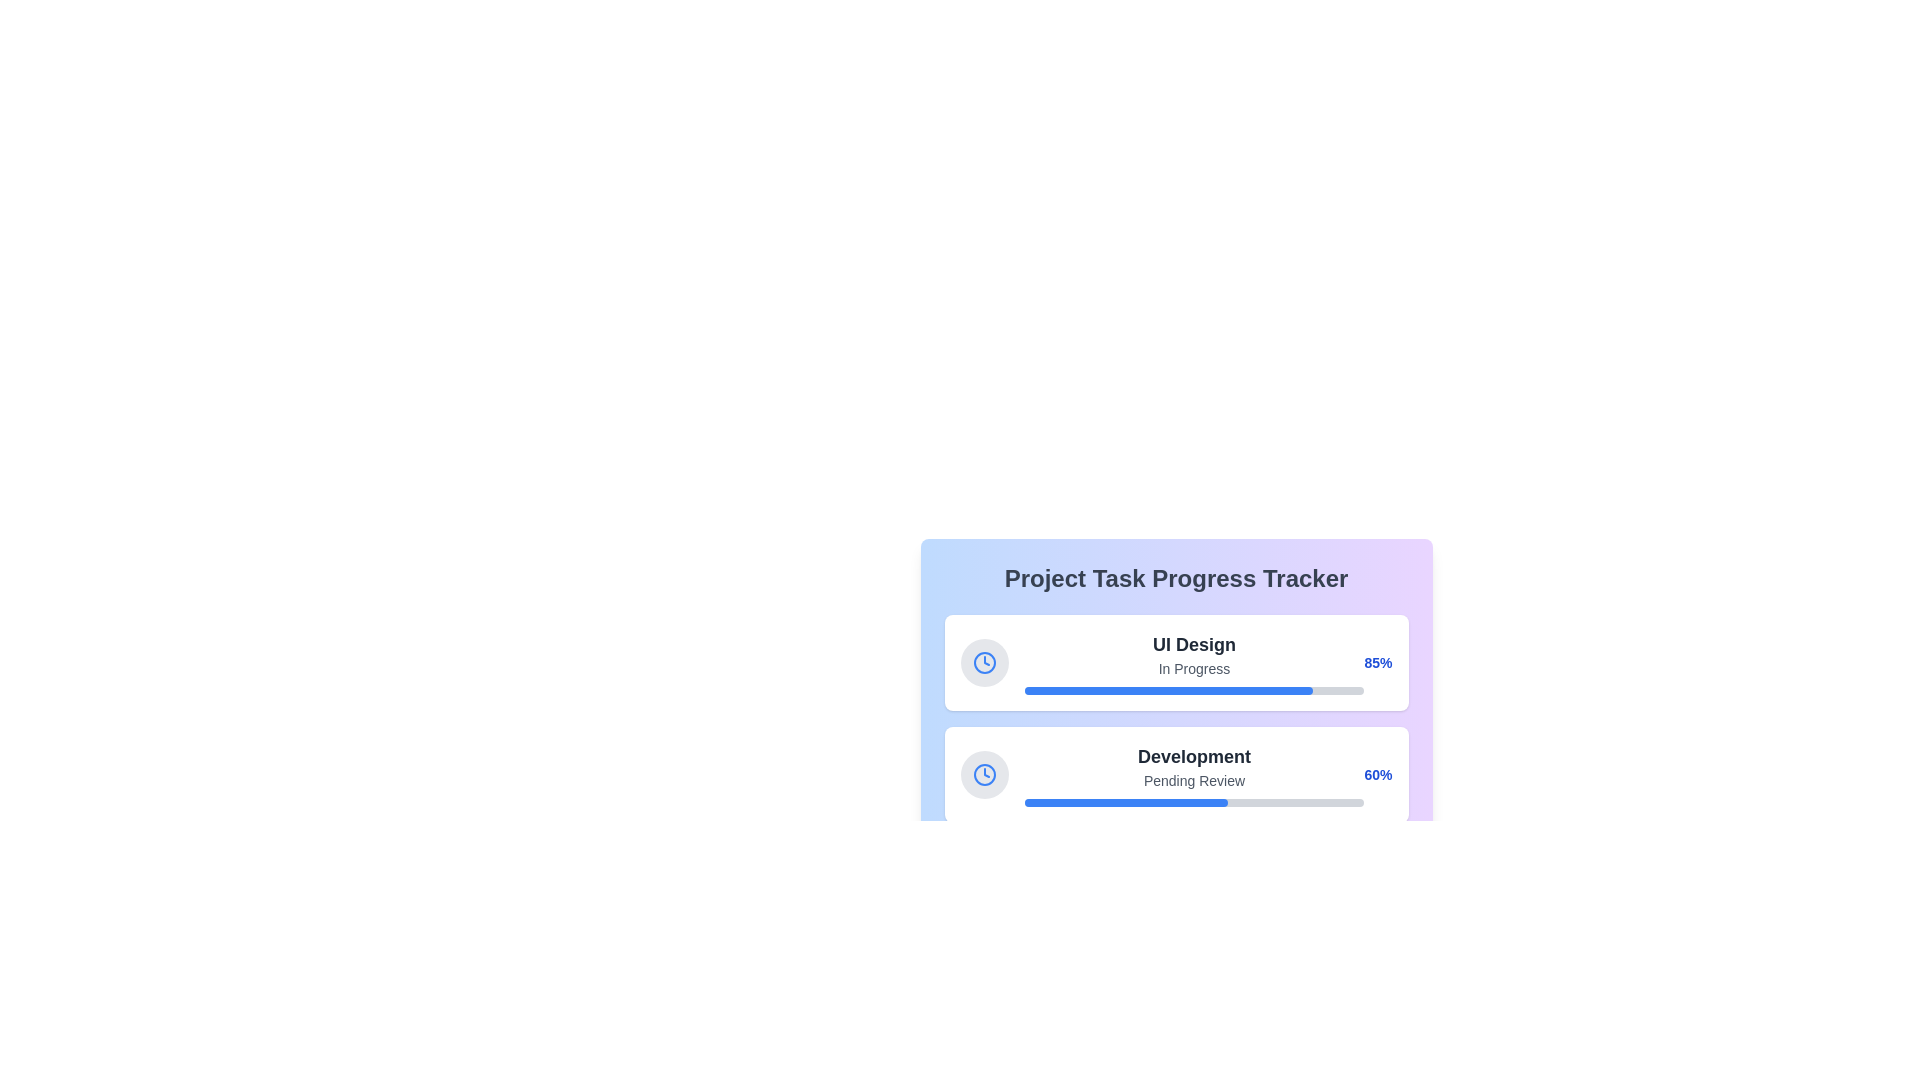  I want to click on the blue clock icon with a circular outline, located to the left of the text 'Development' in the second row of the interface, so click(984, 663).